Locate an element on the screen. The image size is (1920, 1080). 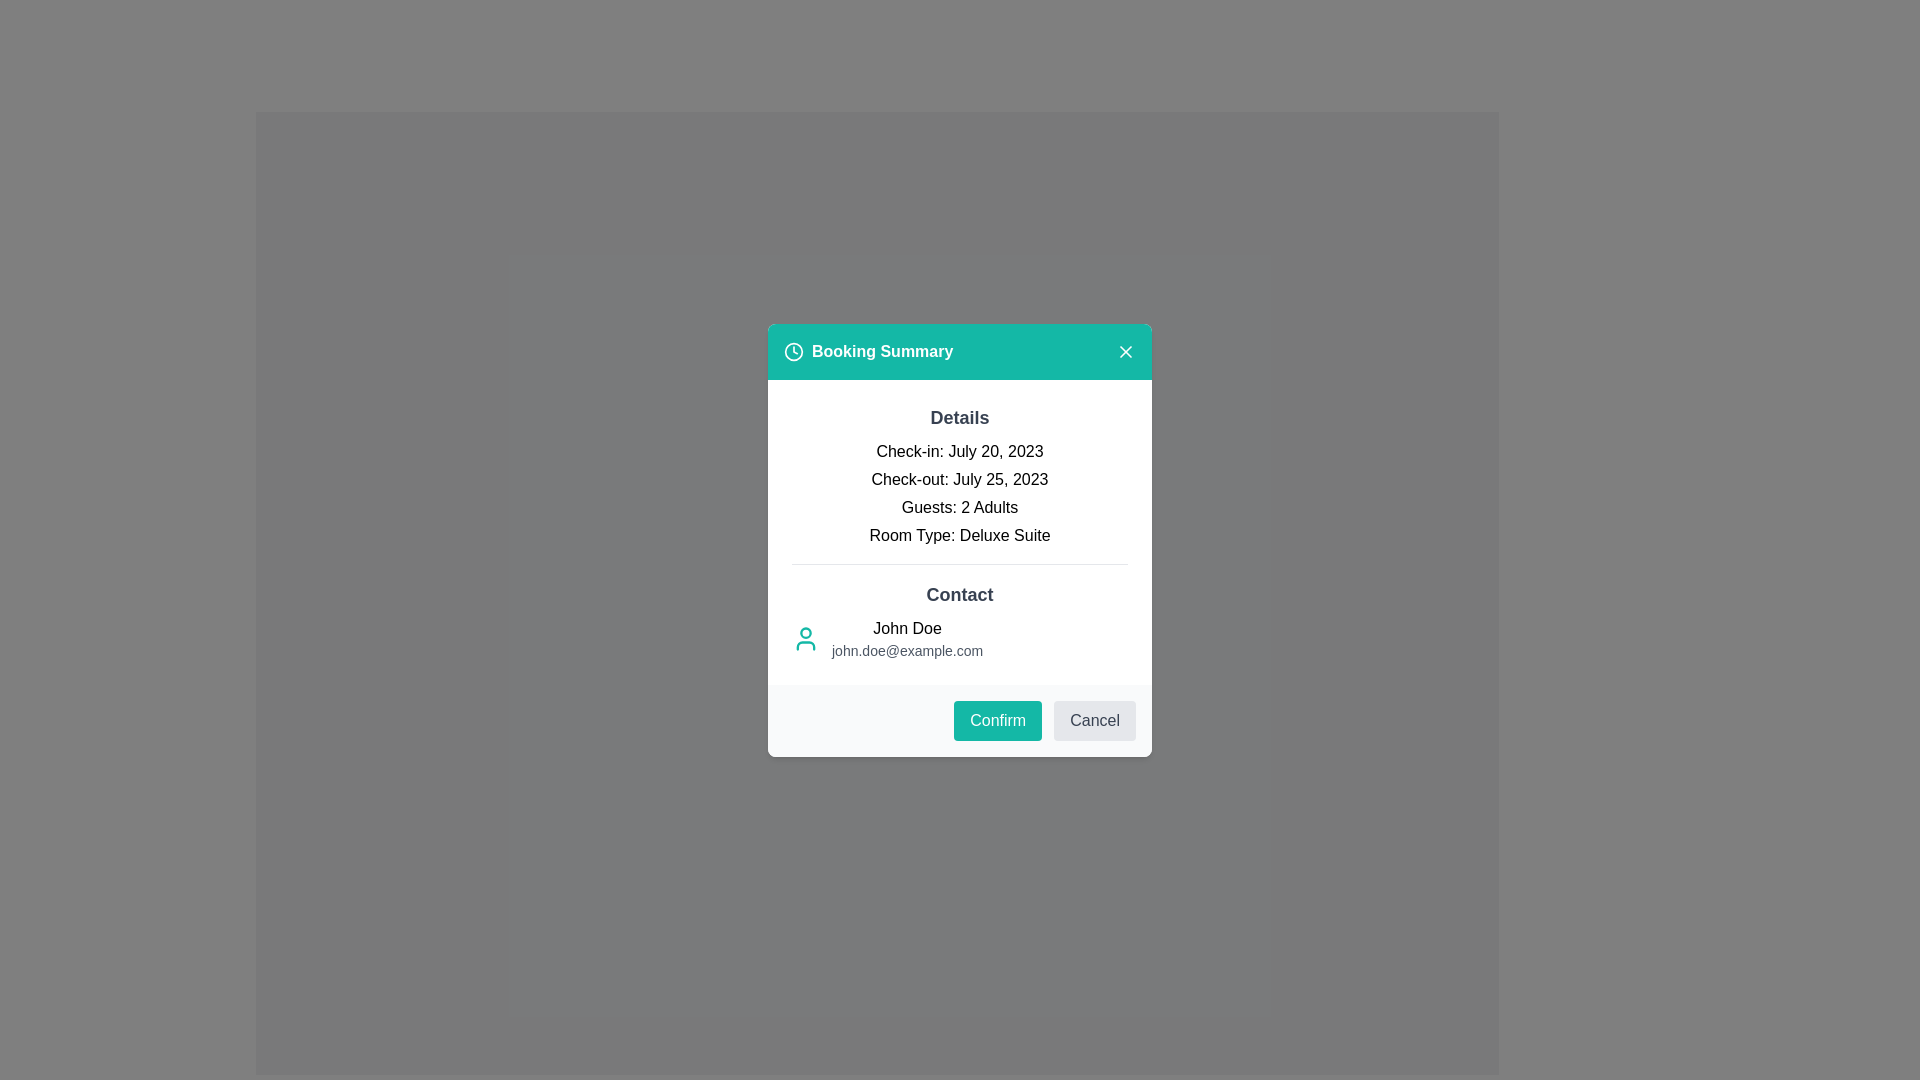
the clock icon located to the left of the 'Booking Summary' heading in the window's header is located at coordinates (792, 350).